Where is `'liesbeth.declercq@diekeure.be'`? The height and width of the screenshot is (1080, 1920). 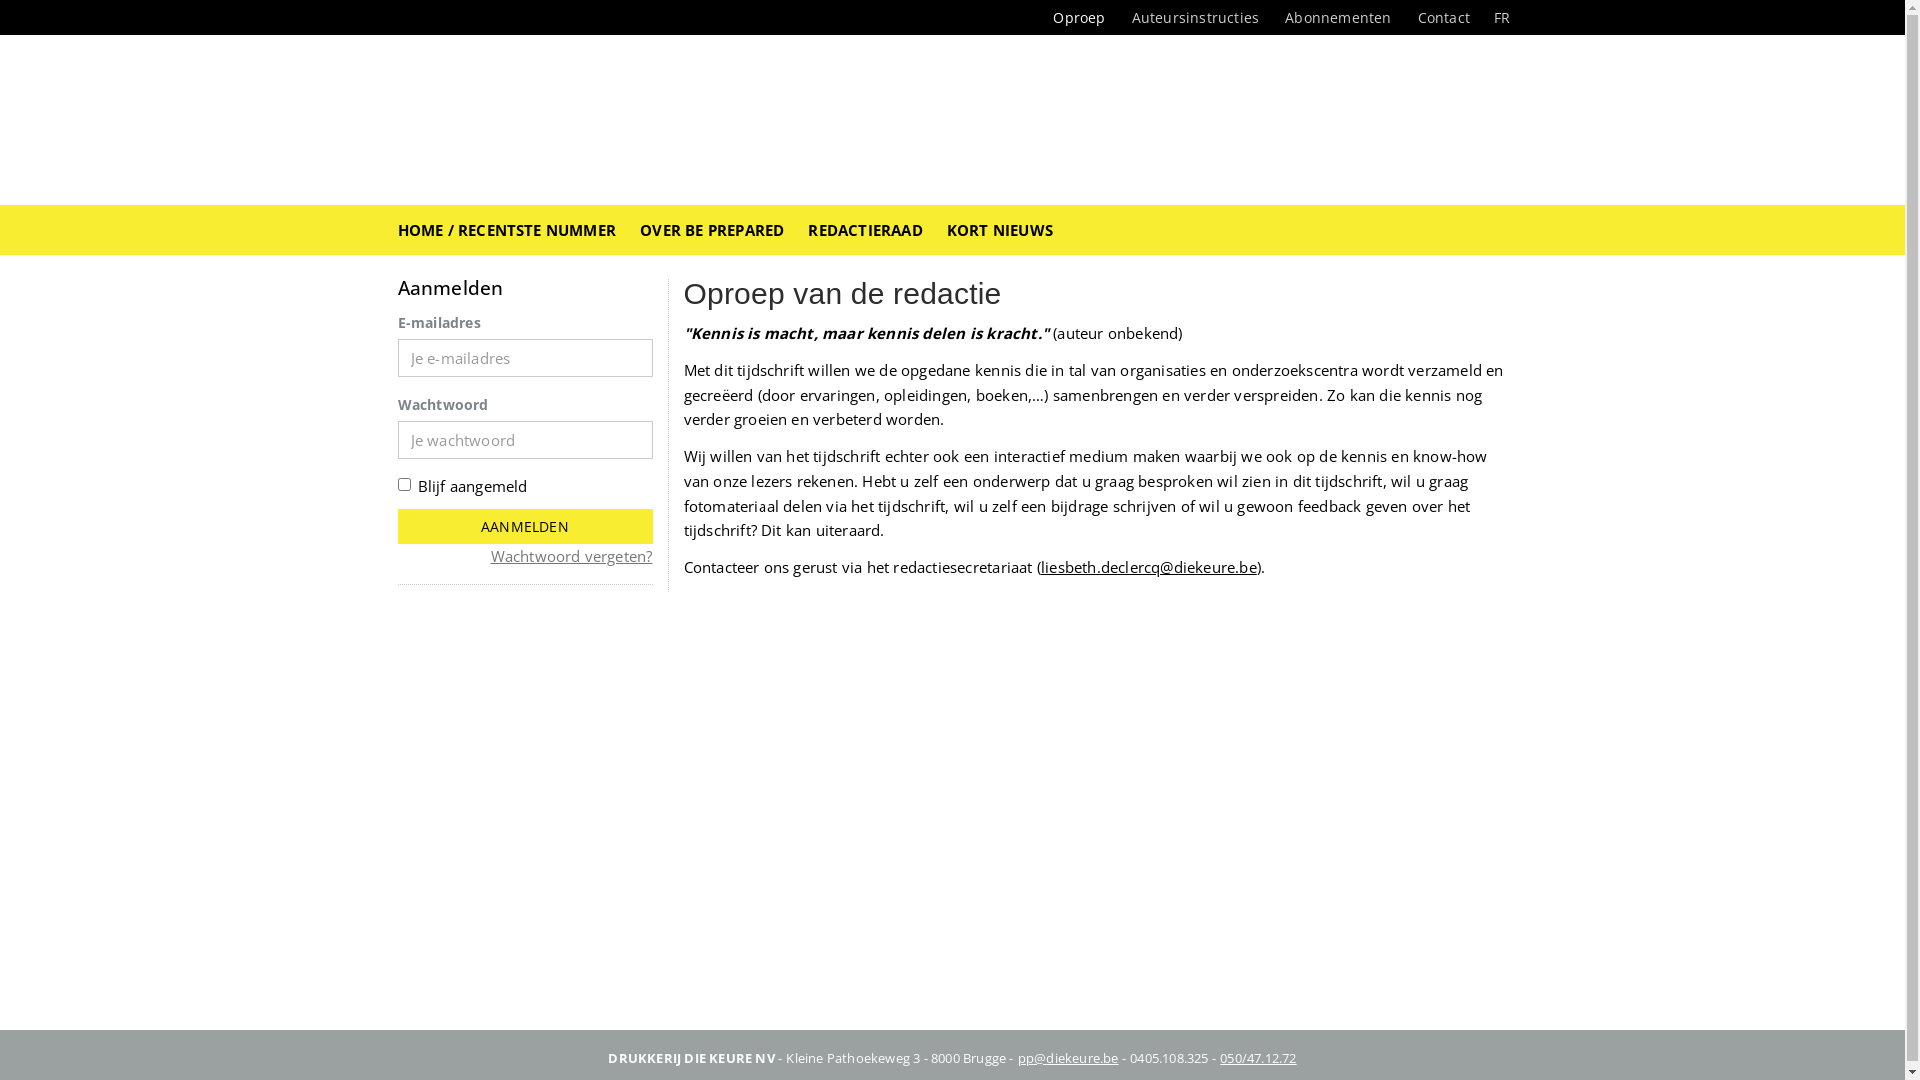 'liesbeth.declercq@diekeure.be' is located at coordinates (1148, 567).